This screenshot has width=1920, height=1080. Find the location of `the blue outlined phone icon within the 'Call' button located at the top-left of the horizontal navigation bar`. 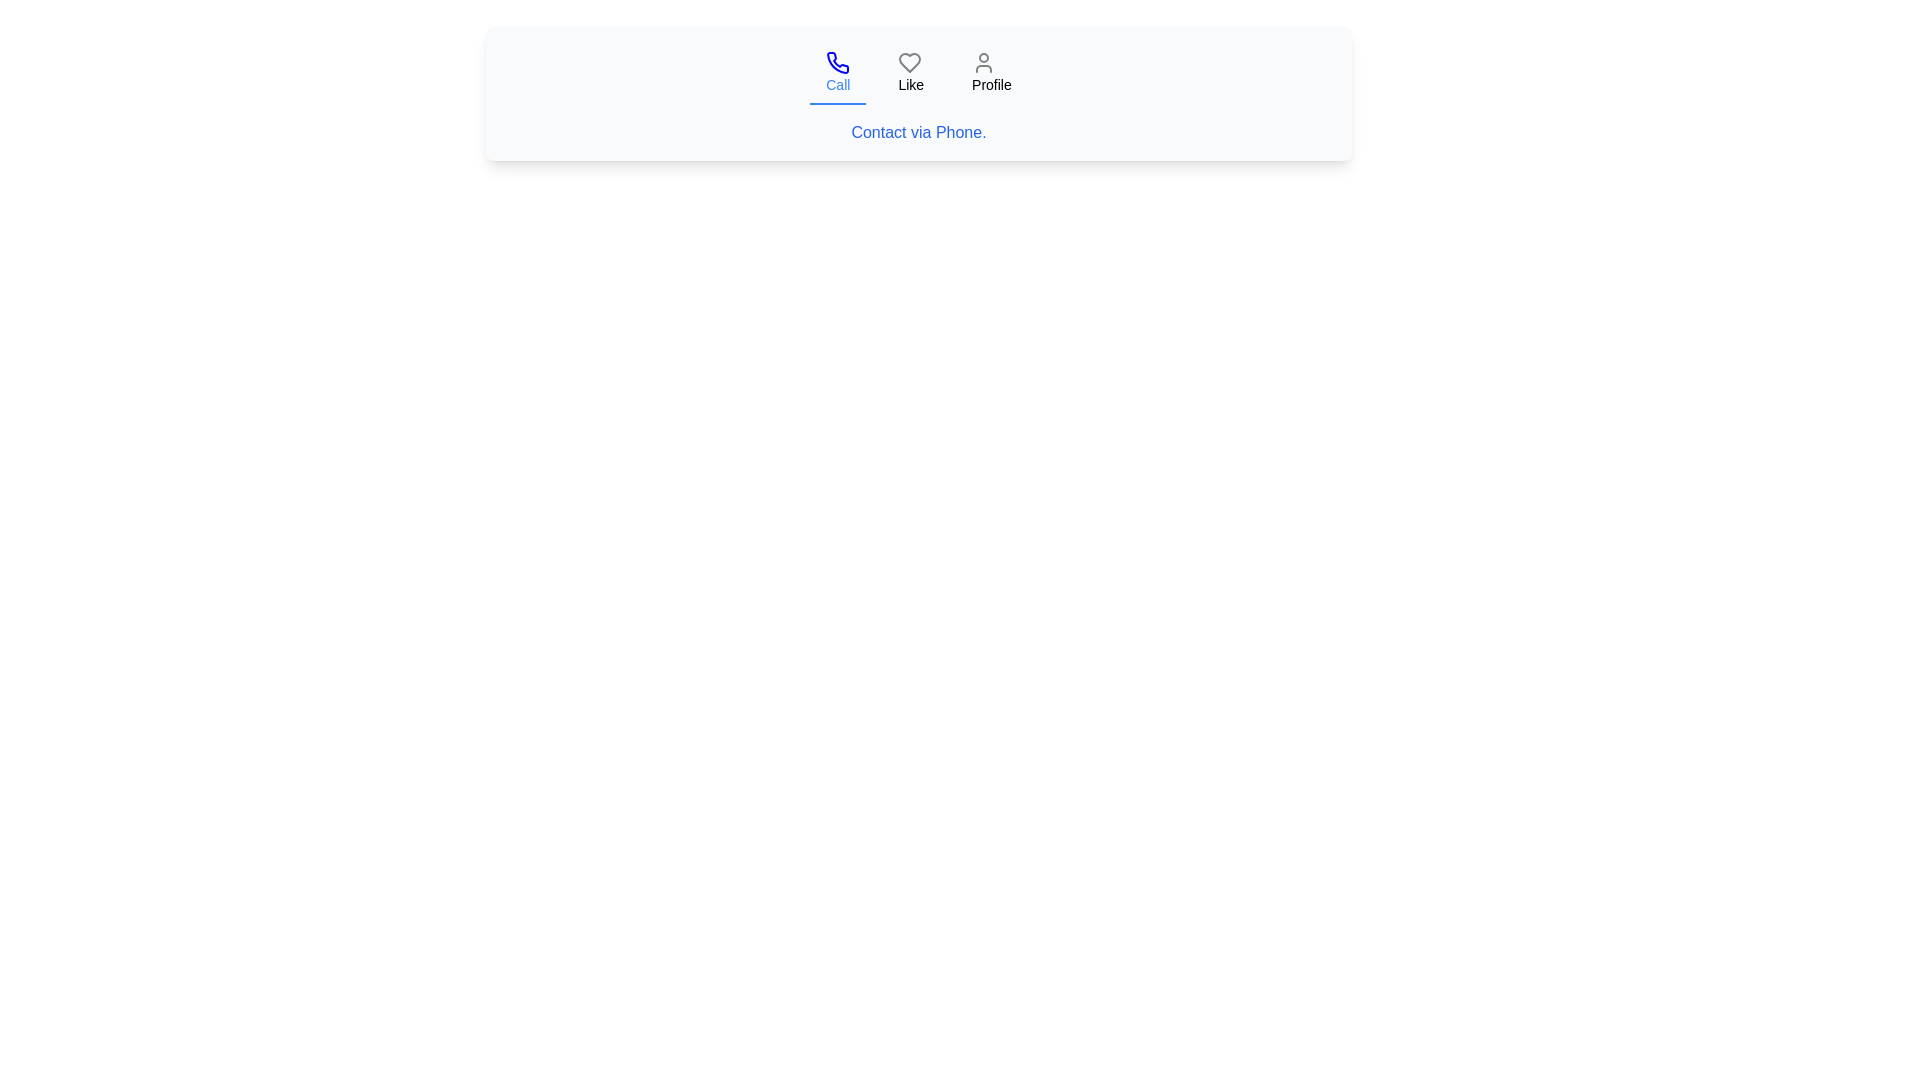

the blue outlined phone icon within the 'Call' button located at the top-left of the horizontal navigation bar is located at coordinates (838, 61).